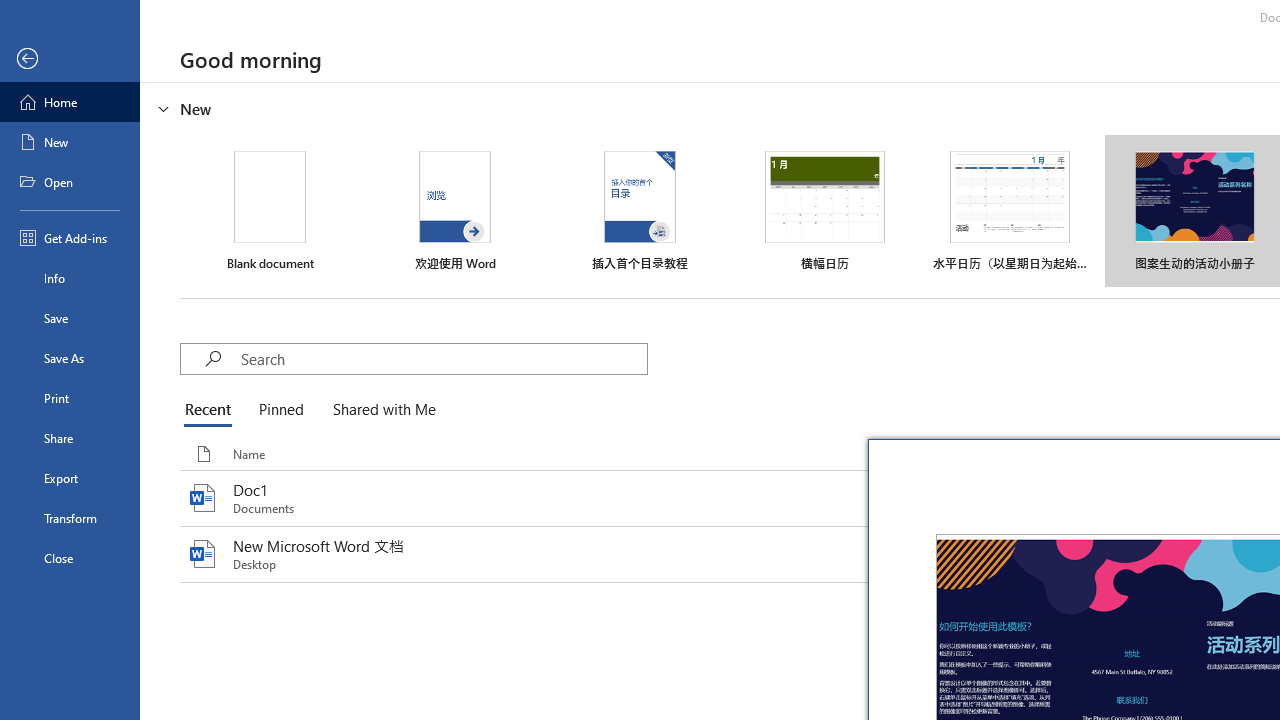 This screenshot has height=720, width=1280. What do you see at coordinates (69, 140) in the screenshot?
I see `'New'` at bounding box center [69, 140].